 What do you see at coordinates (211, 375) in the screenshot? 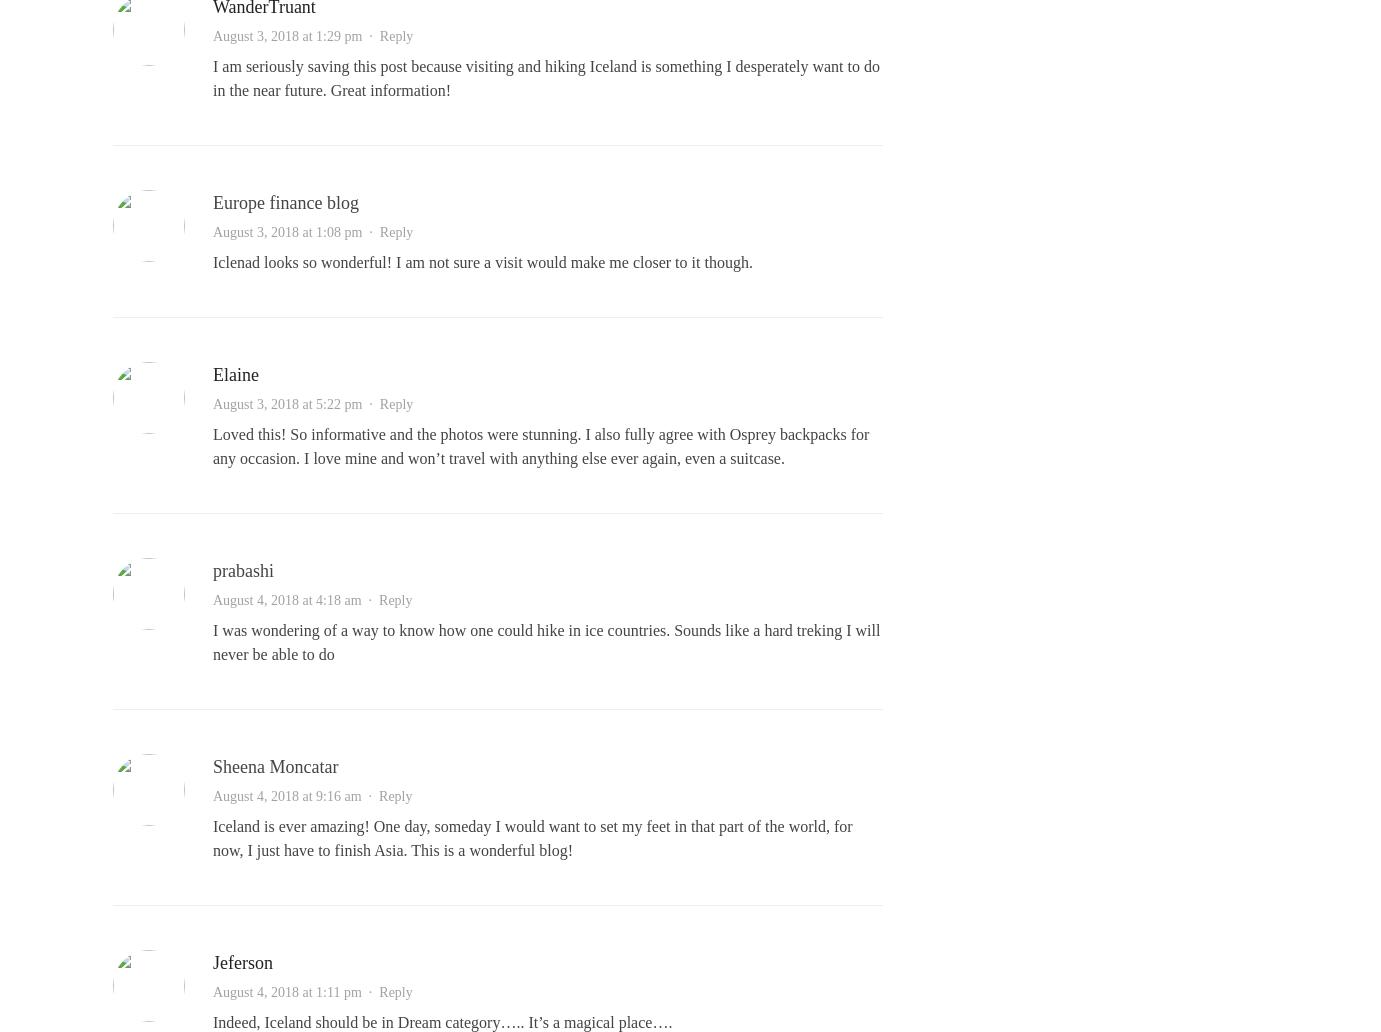
I see `'Elaine'` at bounding box center [211, 375].